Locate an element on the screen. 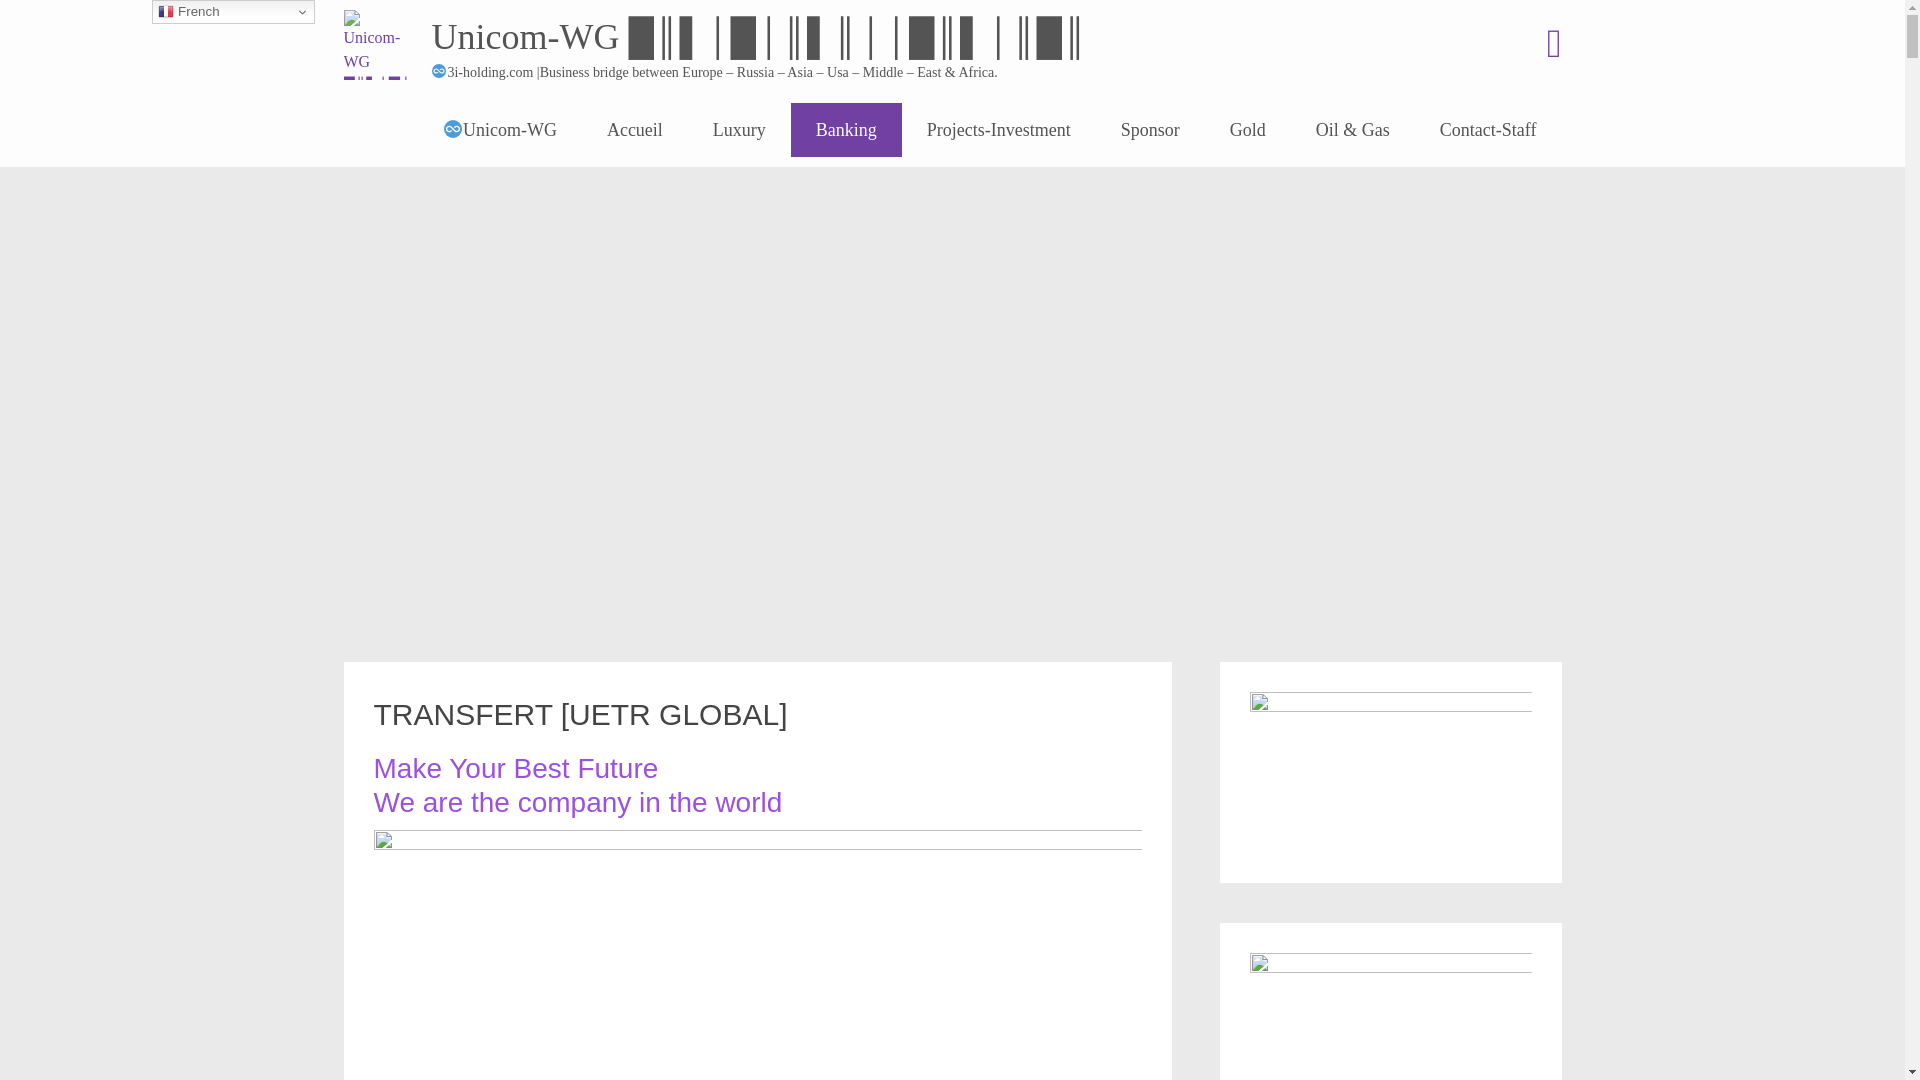 The height and width of the screenshot is (1080, 1920). 'French' is located at coordinates (233, 11).